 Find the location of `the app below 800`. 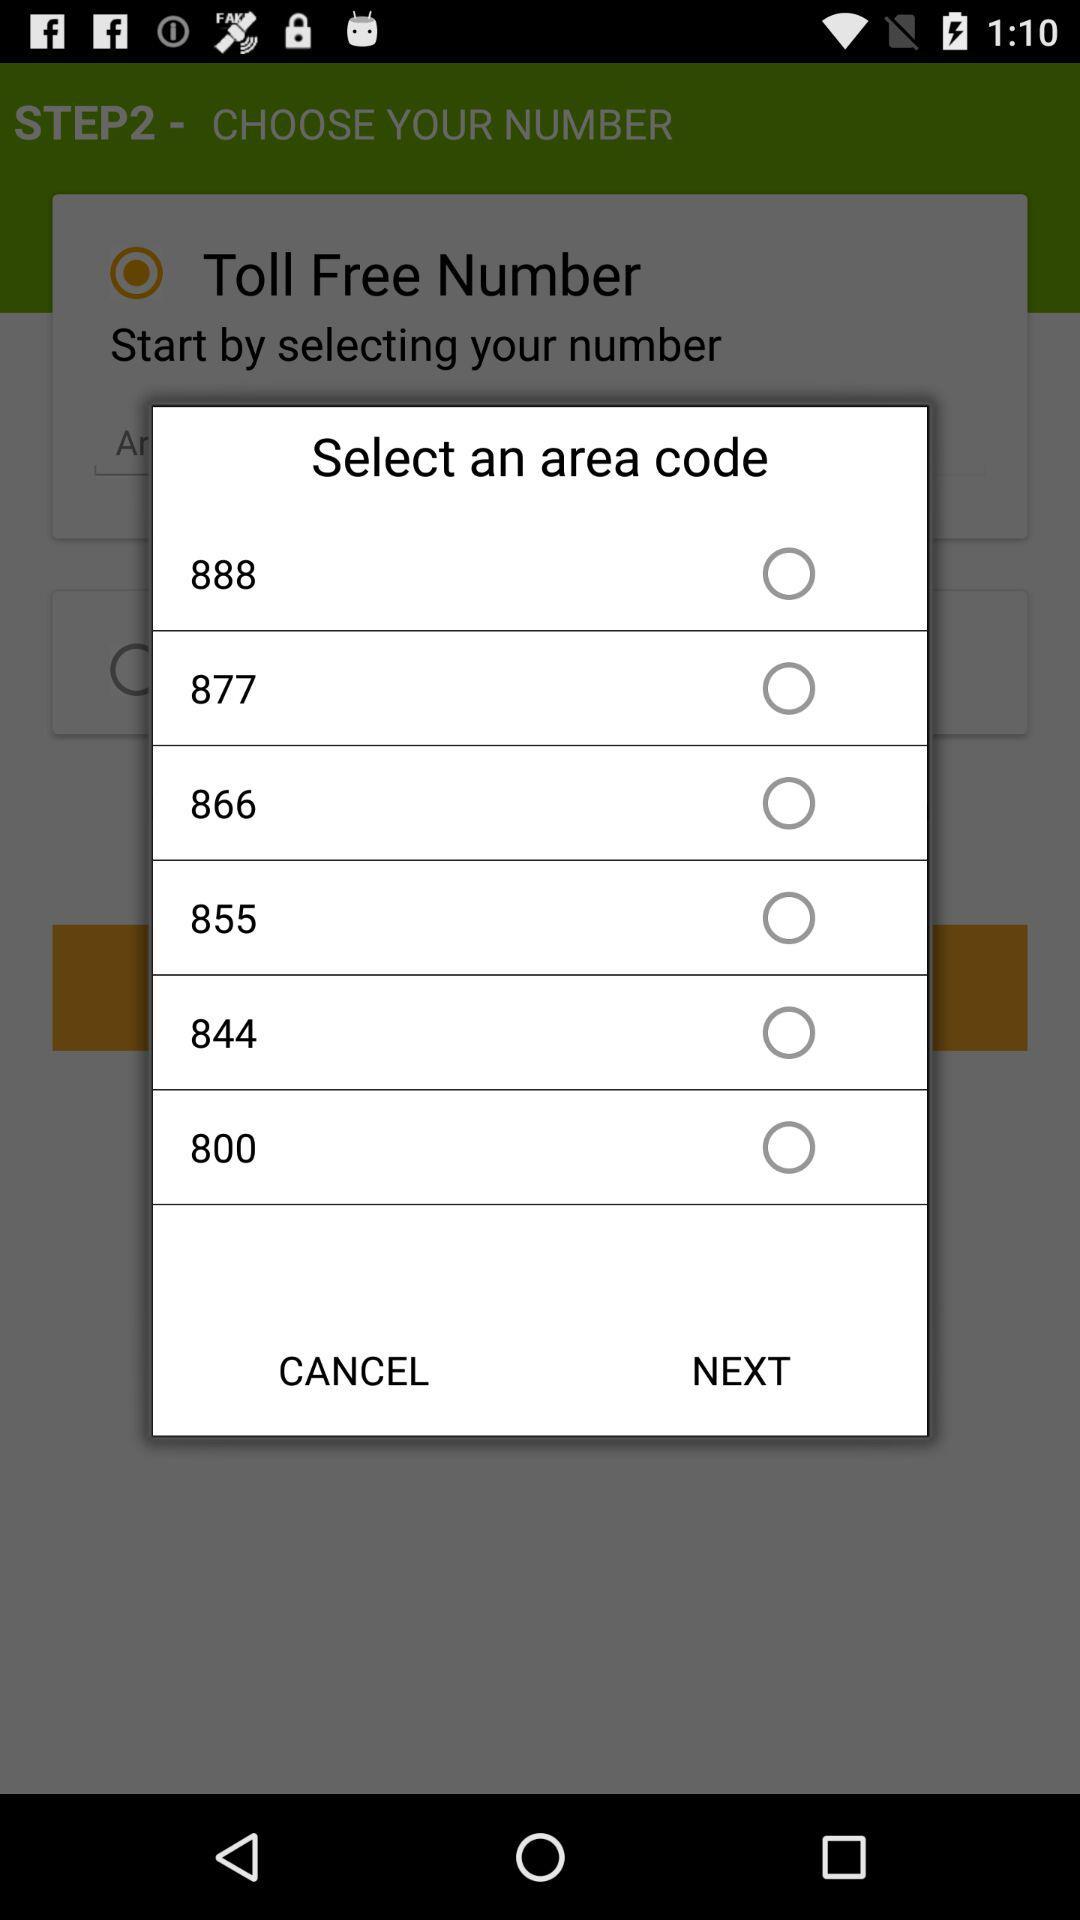

the app below 800 is located at coordinates (353, 1368).